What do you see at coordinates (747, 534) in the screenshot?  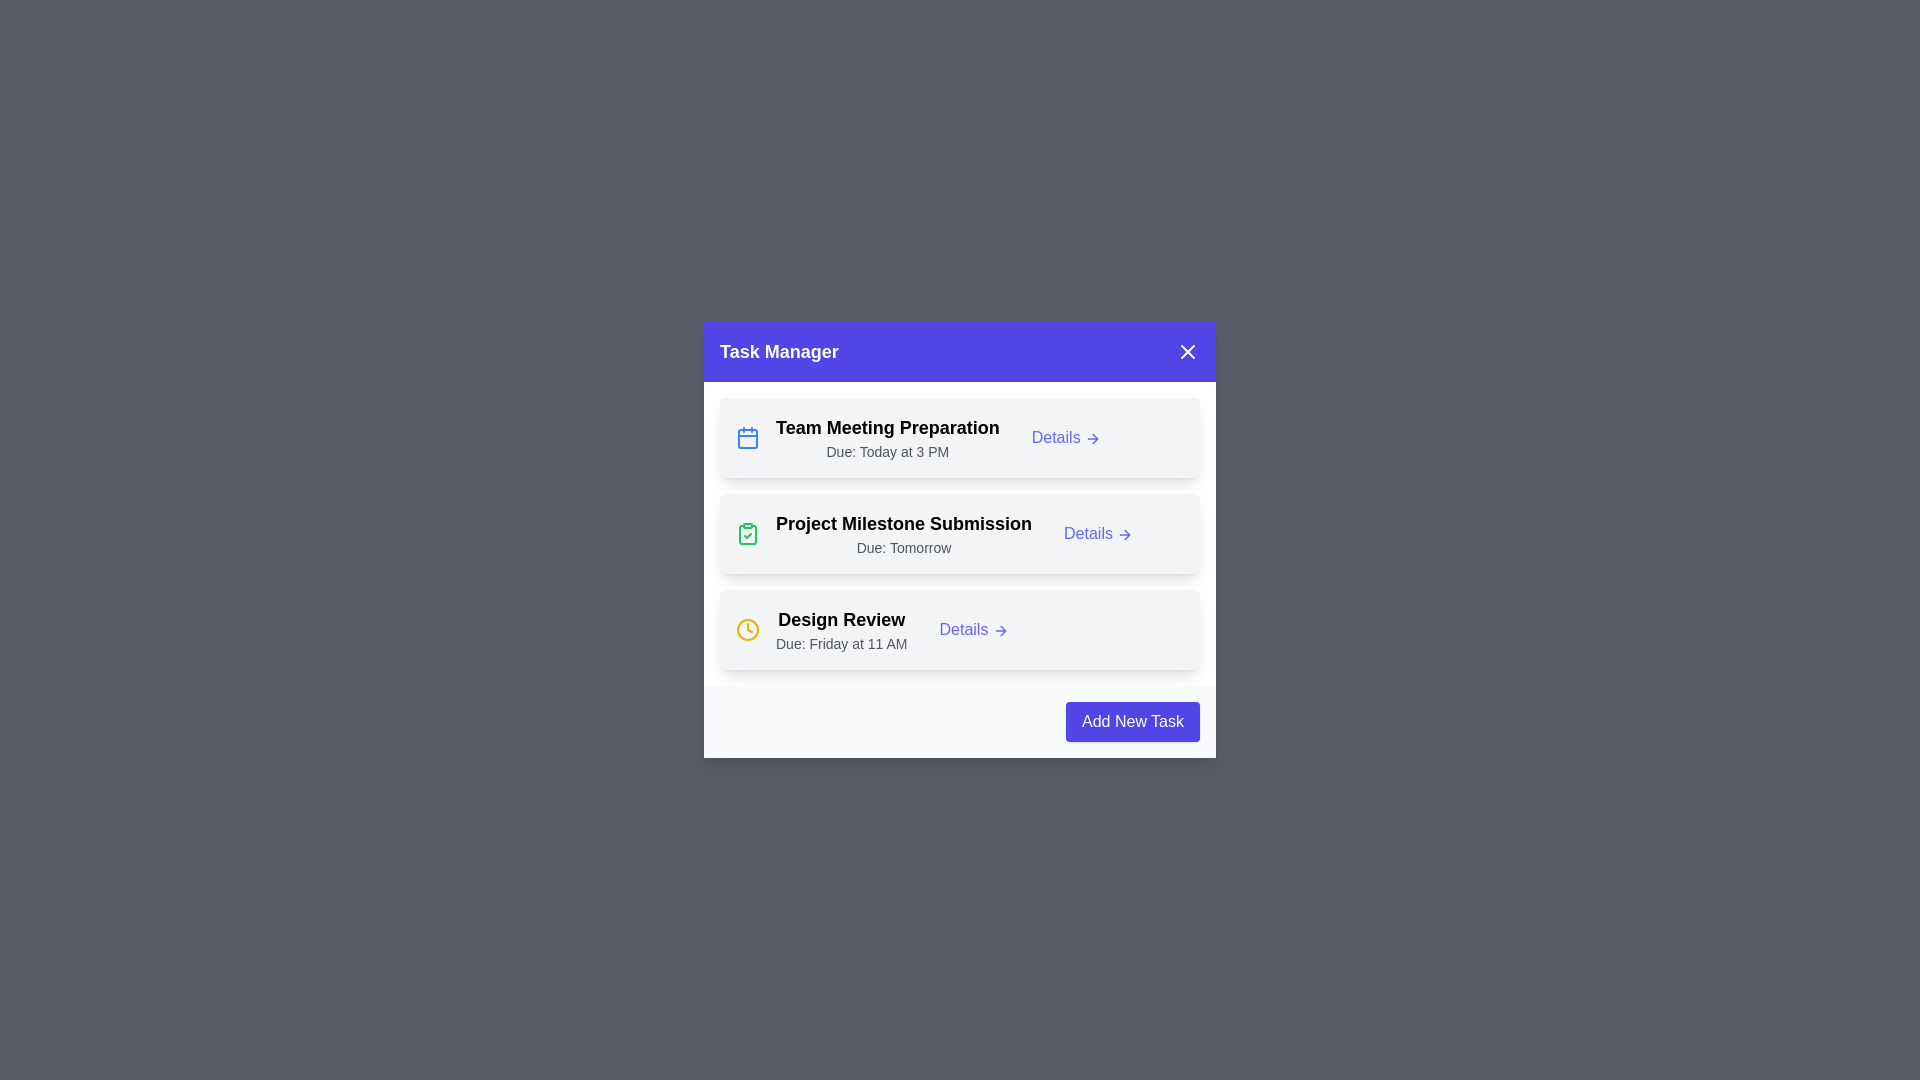 I see `the middle decorative component of the clipboard icon styled with a green tint, located beside 'Project Milestone Submission' in the second row of the list` at bounding box center [747, 534].